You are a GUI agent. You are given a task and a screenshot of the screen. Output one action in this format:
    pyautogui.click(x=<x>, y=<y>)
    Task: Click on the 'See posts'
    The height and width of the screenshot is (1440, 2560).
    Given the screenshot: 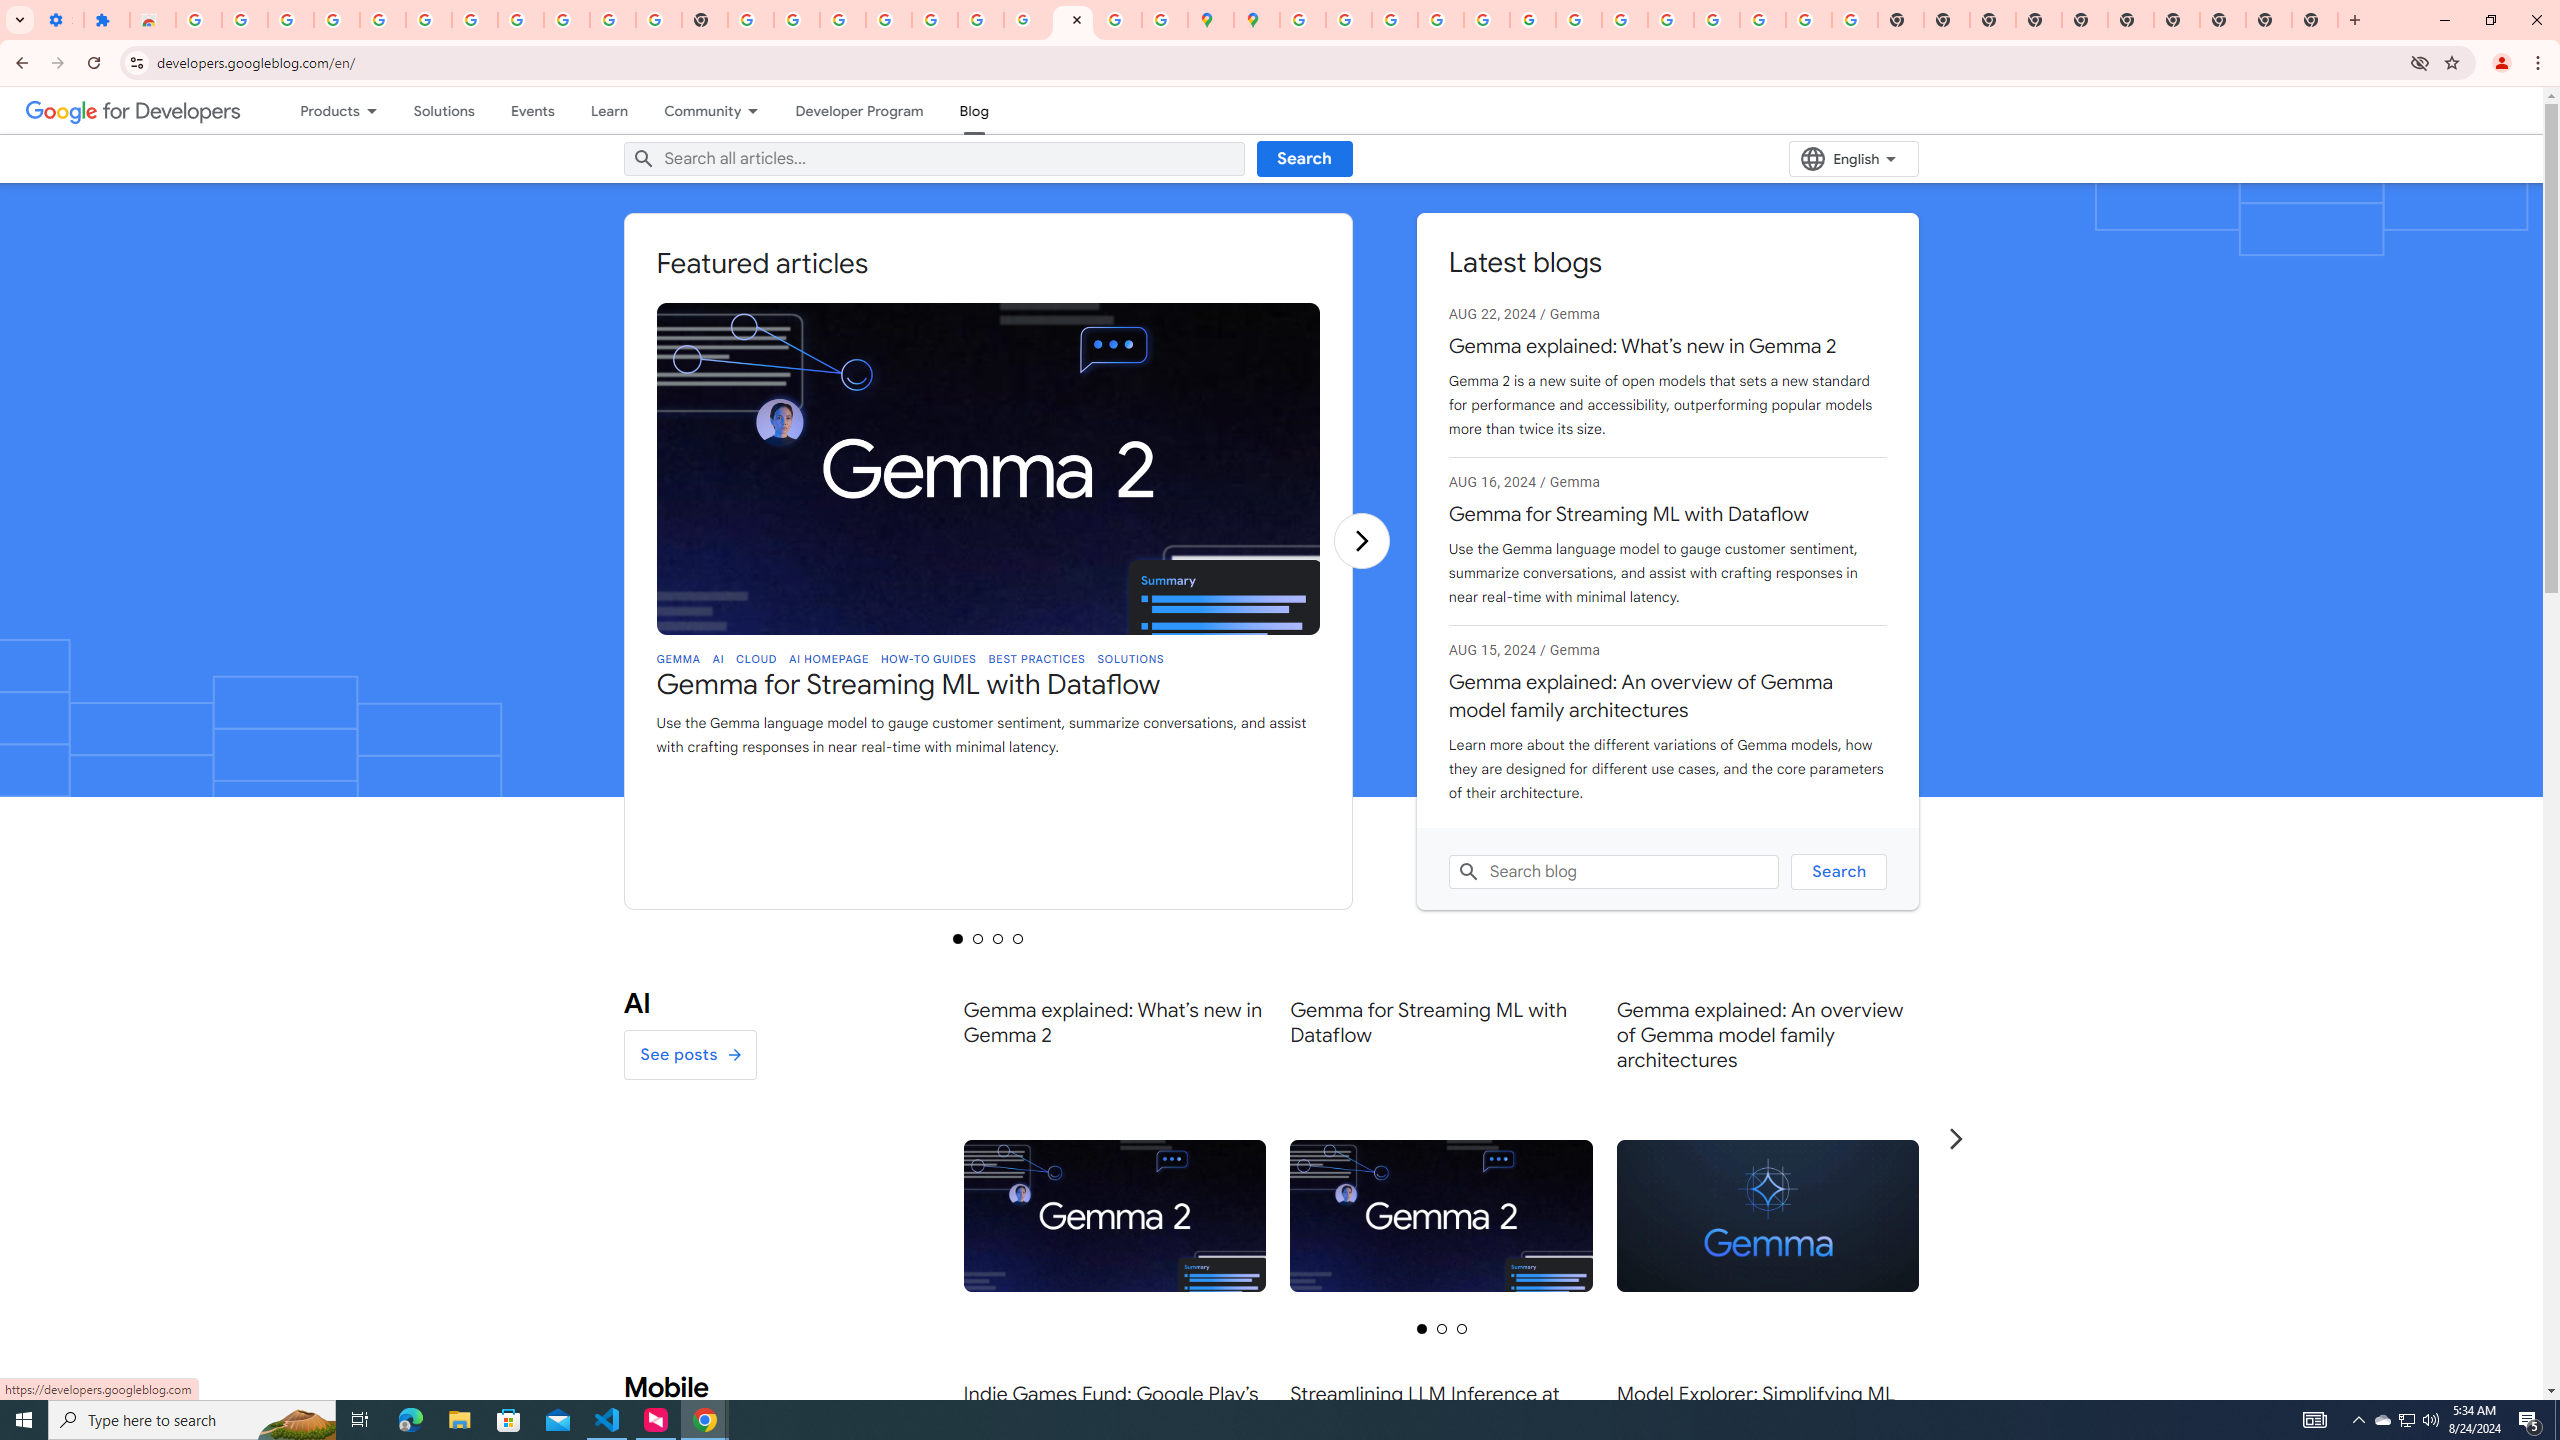 What is the action you would take?
    pyautogui.click(x=688, y=1053)
    